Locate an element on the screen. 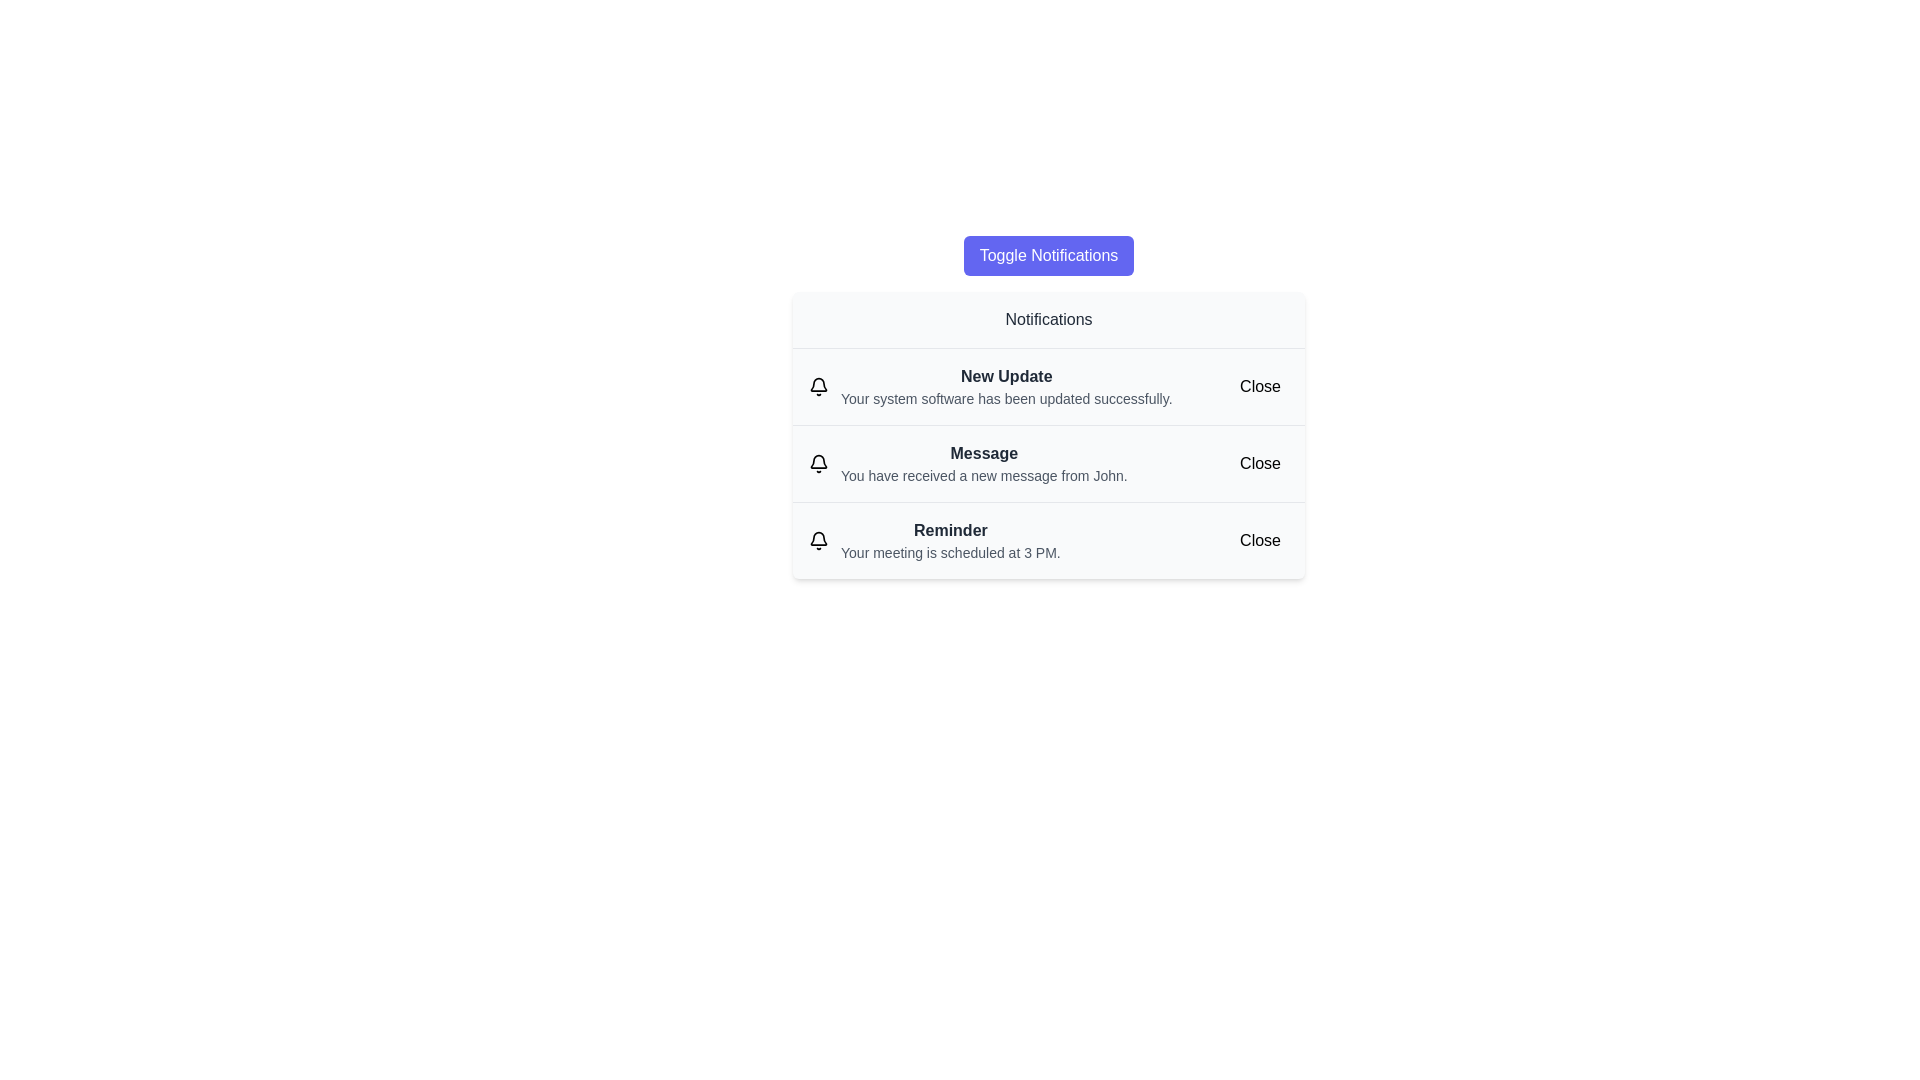  the 'New Update' text label, which is bold and dark gray, located near the top of the notification panel under the 'Toggle Notifications' button is located at coordinates (1006, 377).